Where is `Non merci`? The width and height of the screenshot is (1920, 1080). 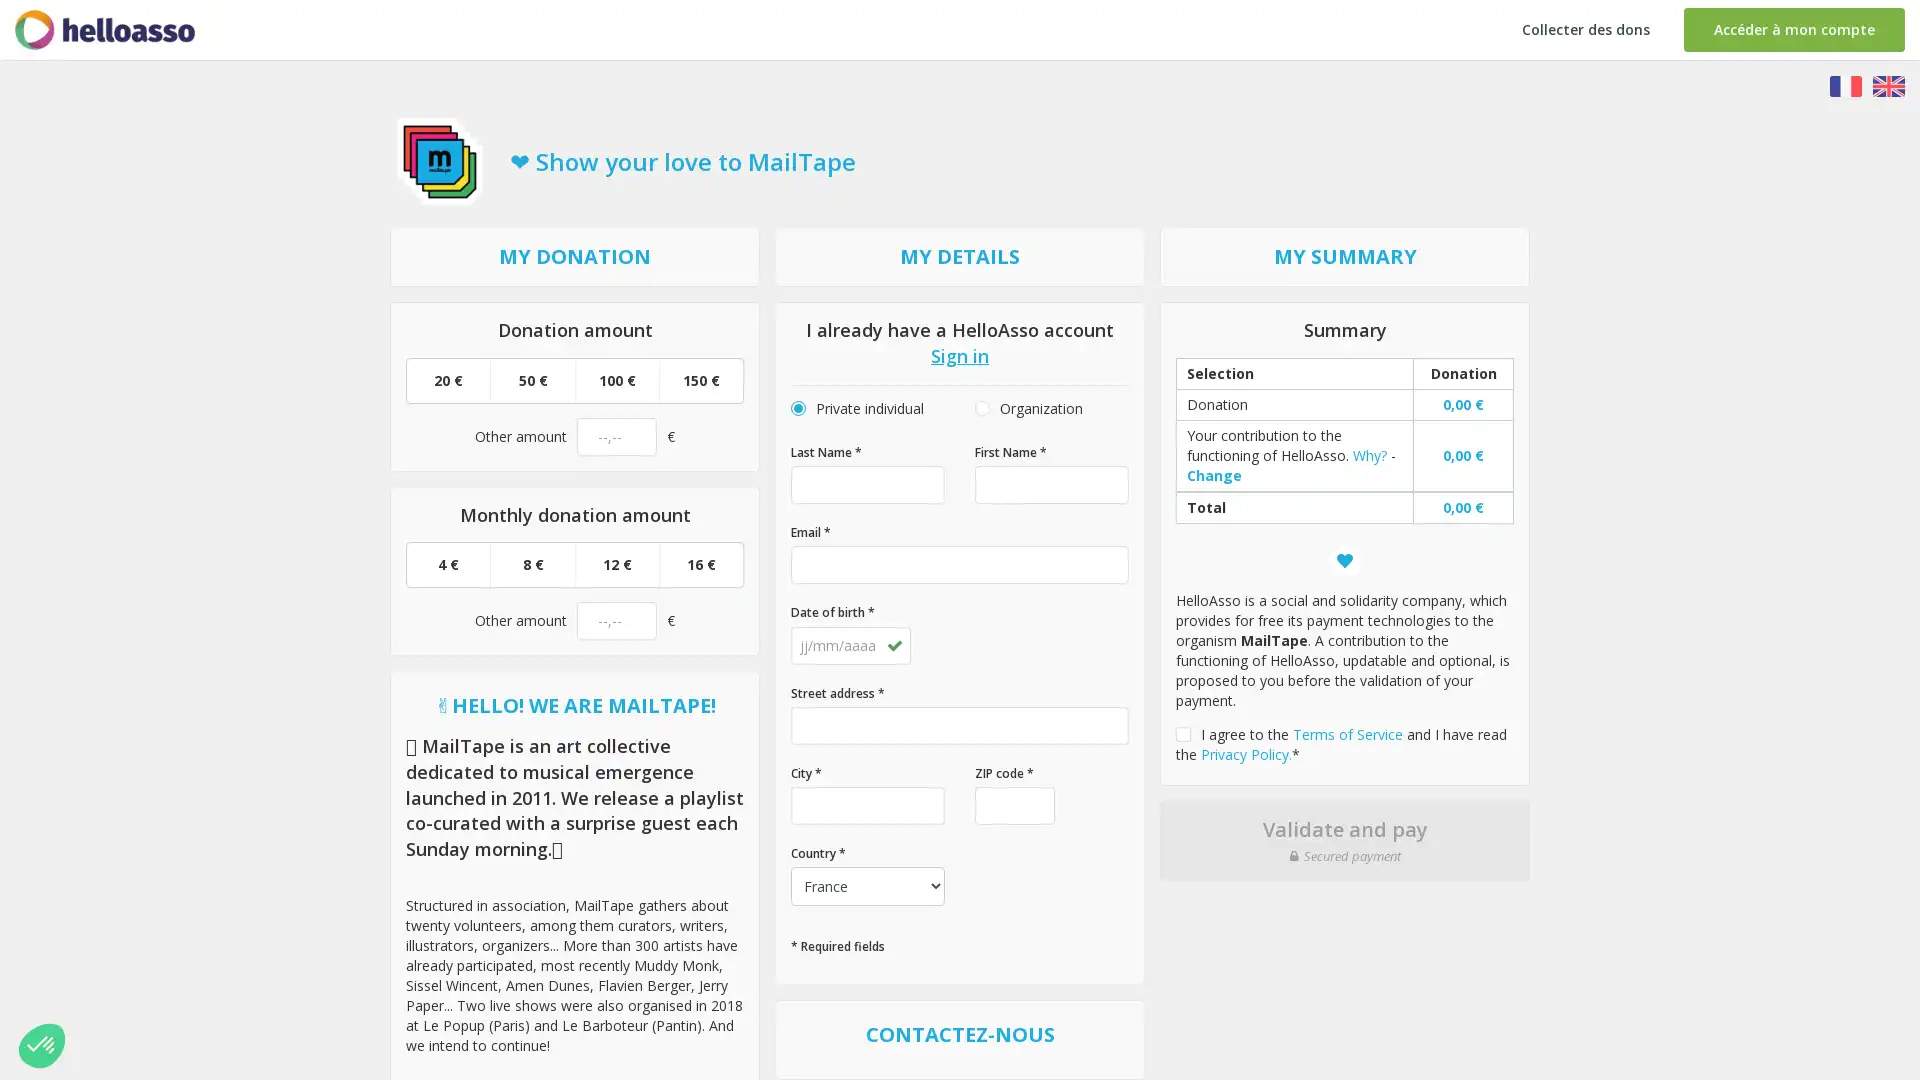
Non merci is located at coordinates (89, 978).